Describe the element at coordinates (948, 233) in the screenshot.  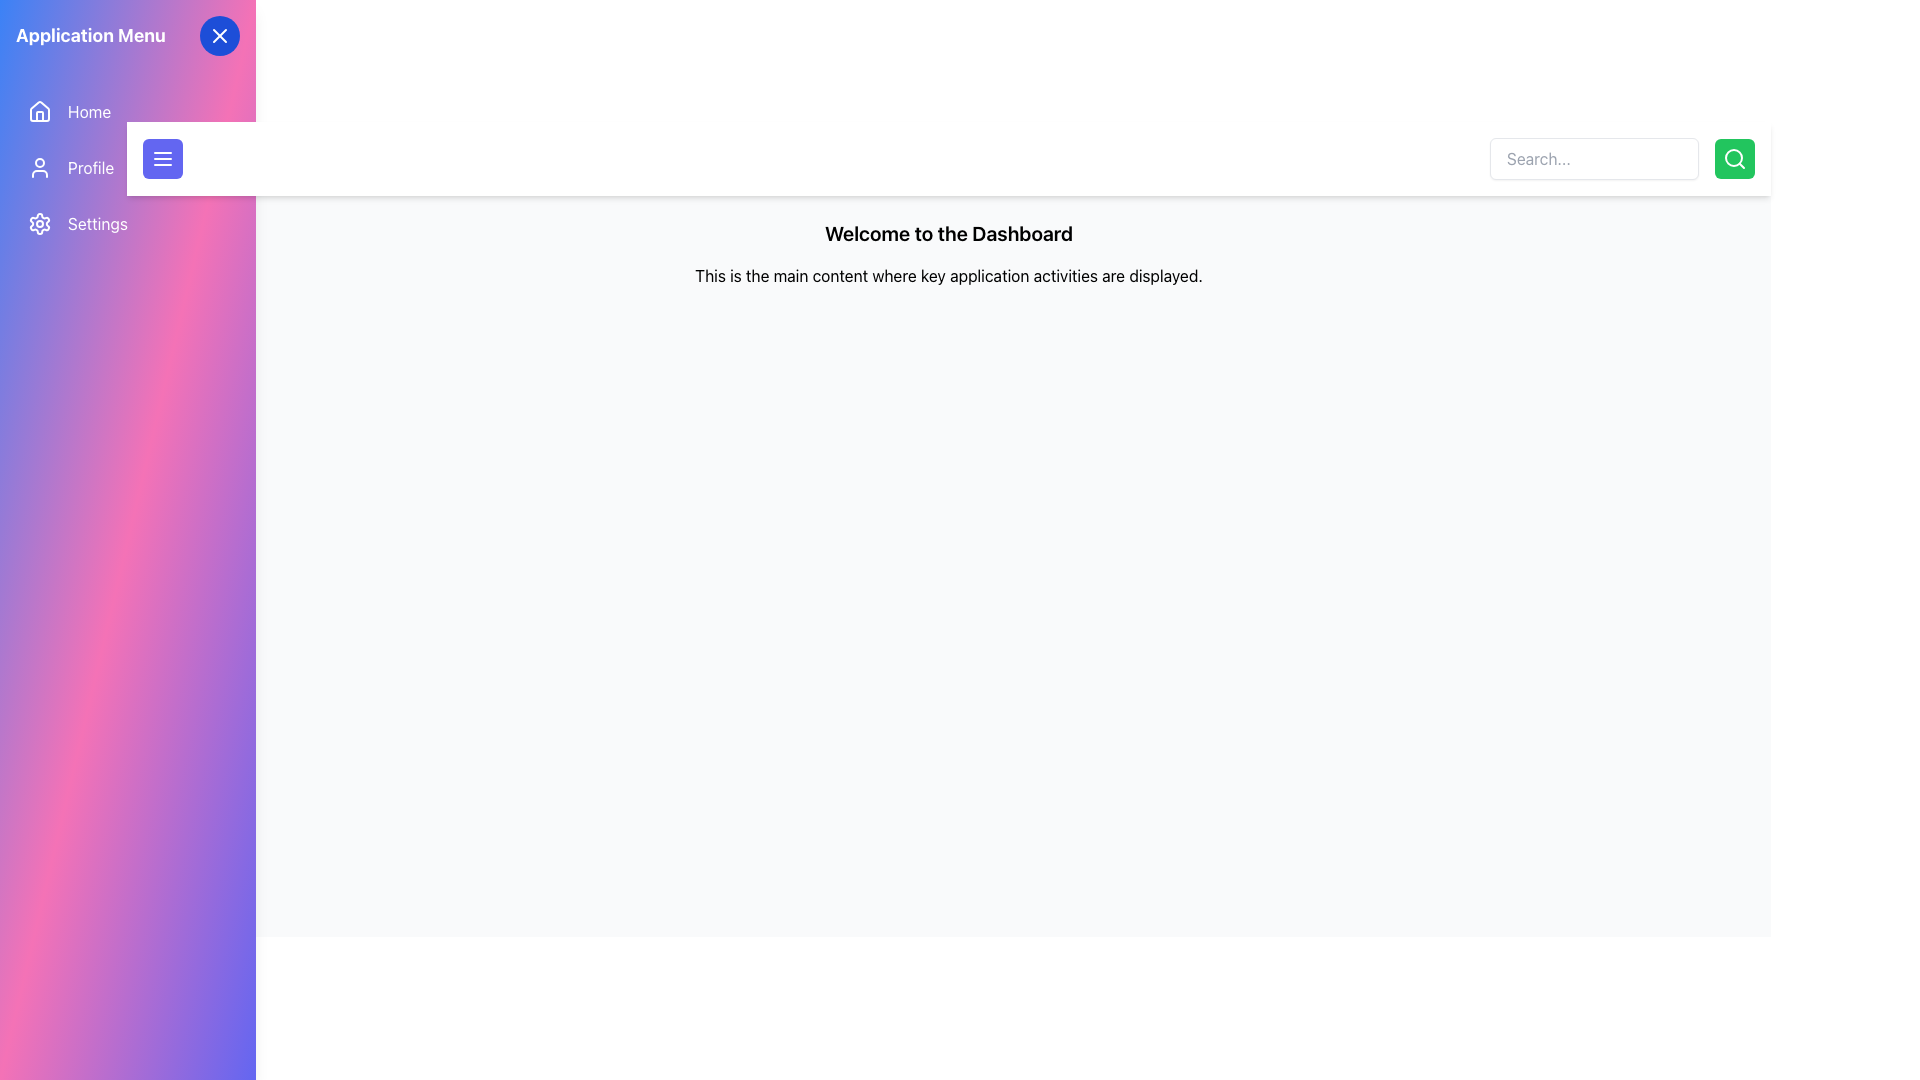
I see `the welcoming header text that introduces the user` at that location.